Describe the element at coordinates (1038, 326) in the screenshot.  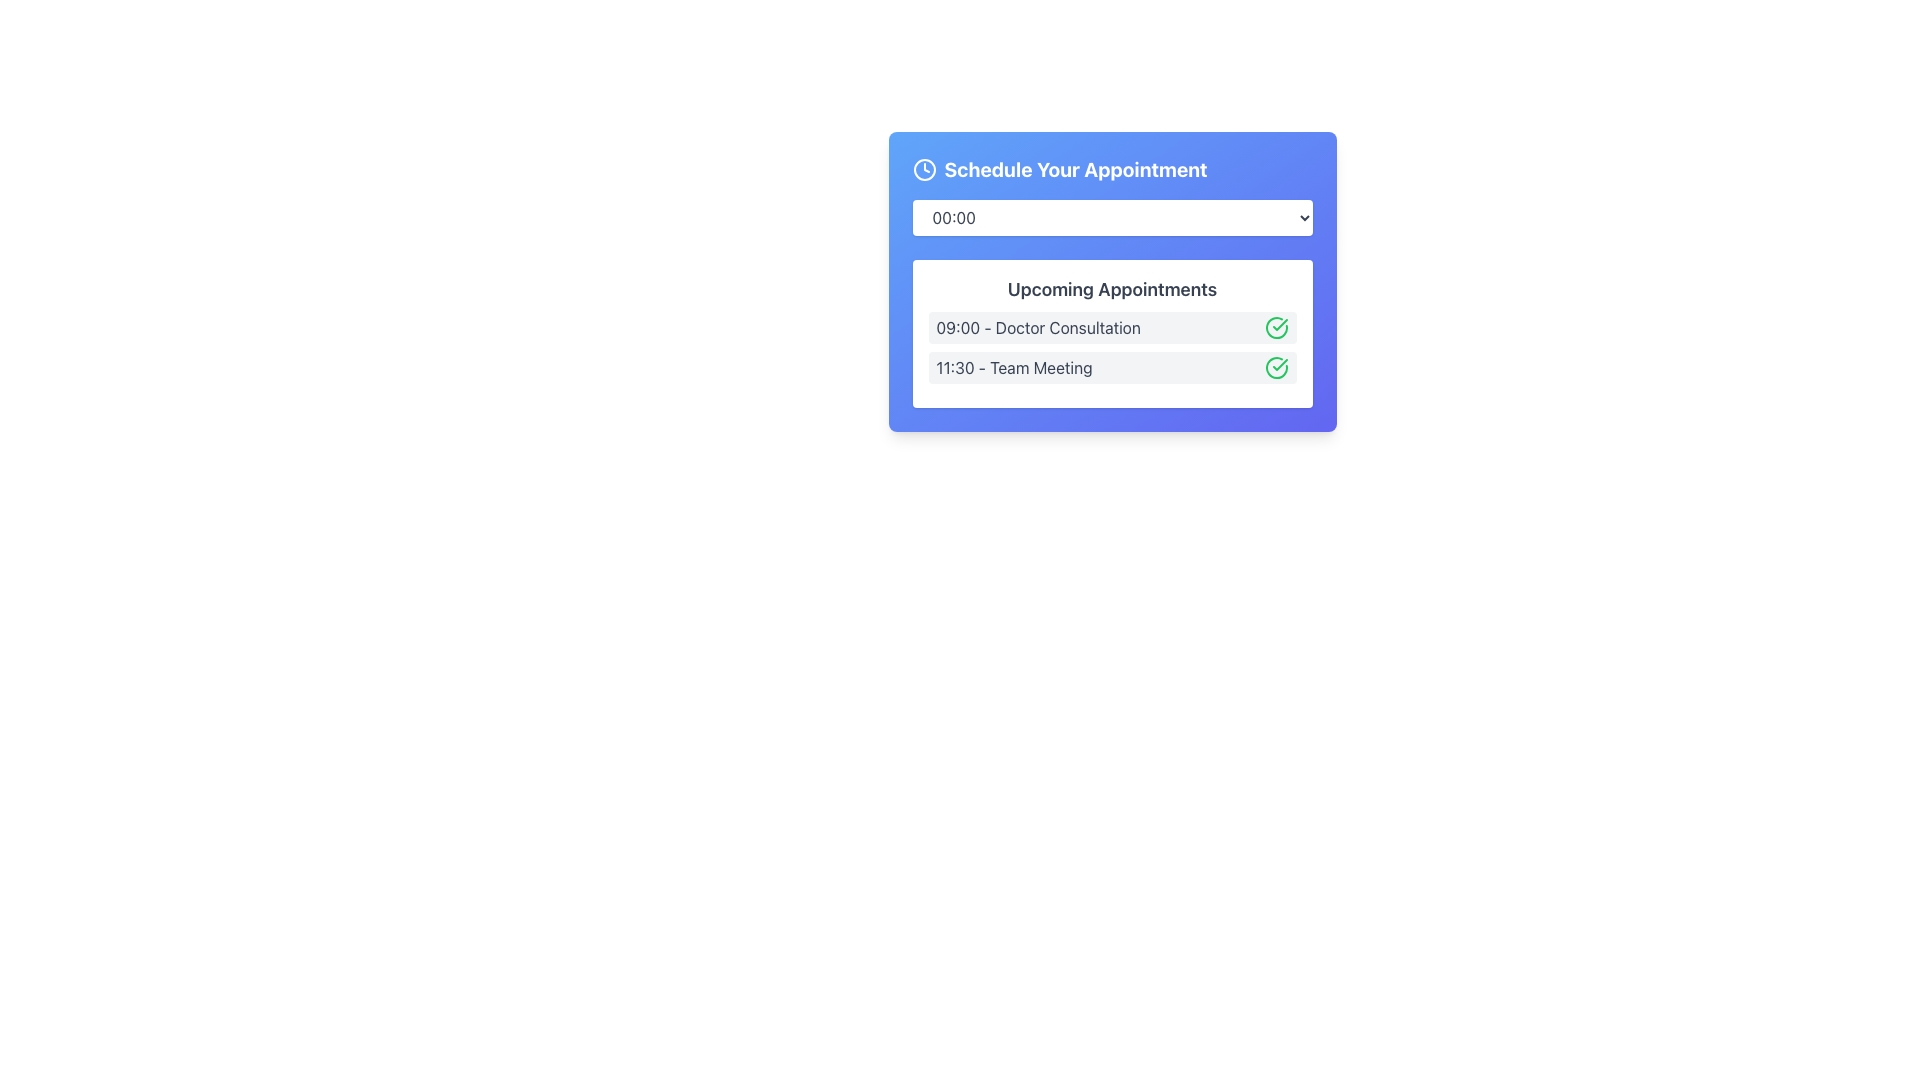
I see `the text label indicating the scheduled time and title of an appointment for a doctor consultation at 09:00, which is the first item in the 'Upcoming Appointments' list` at that location.